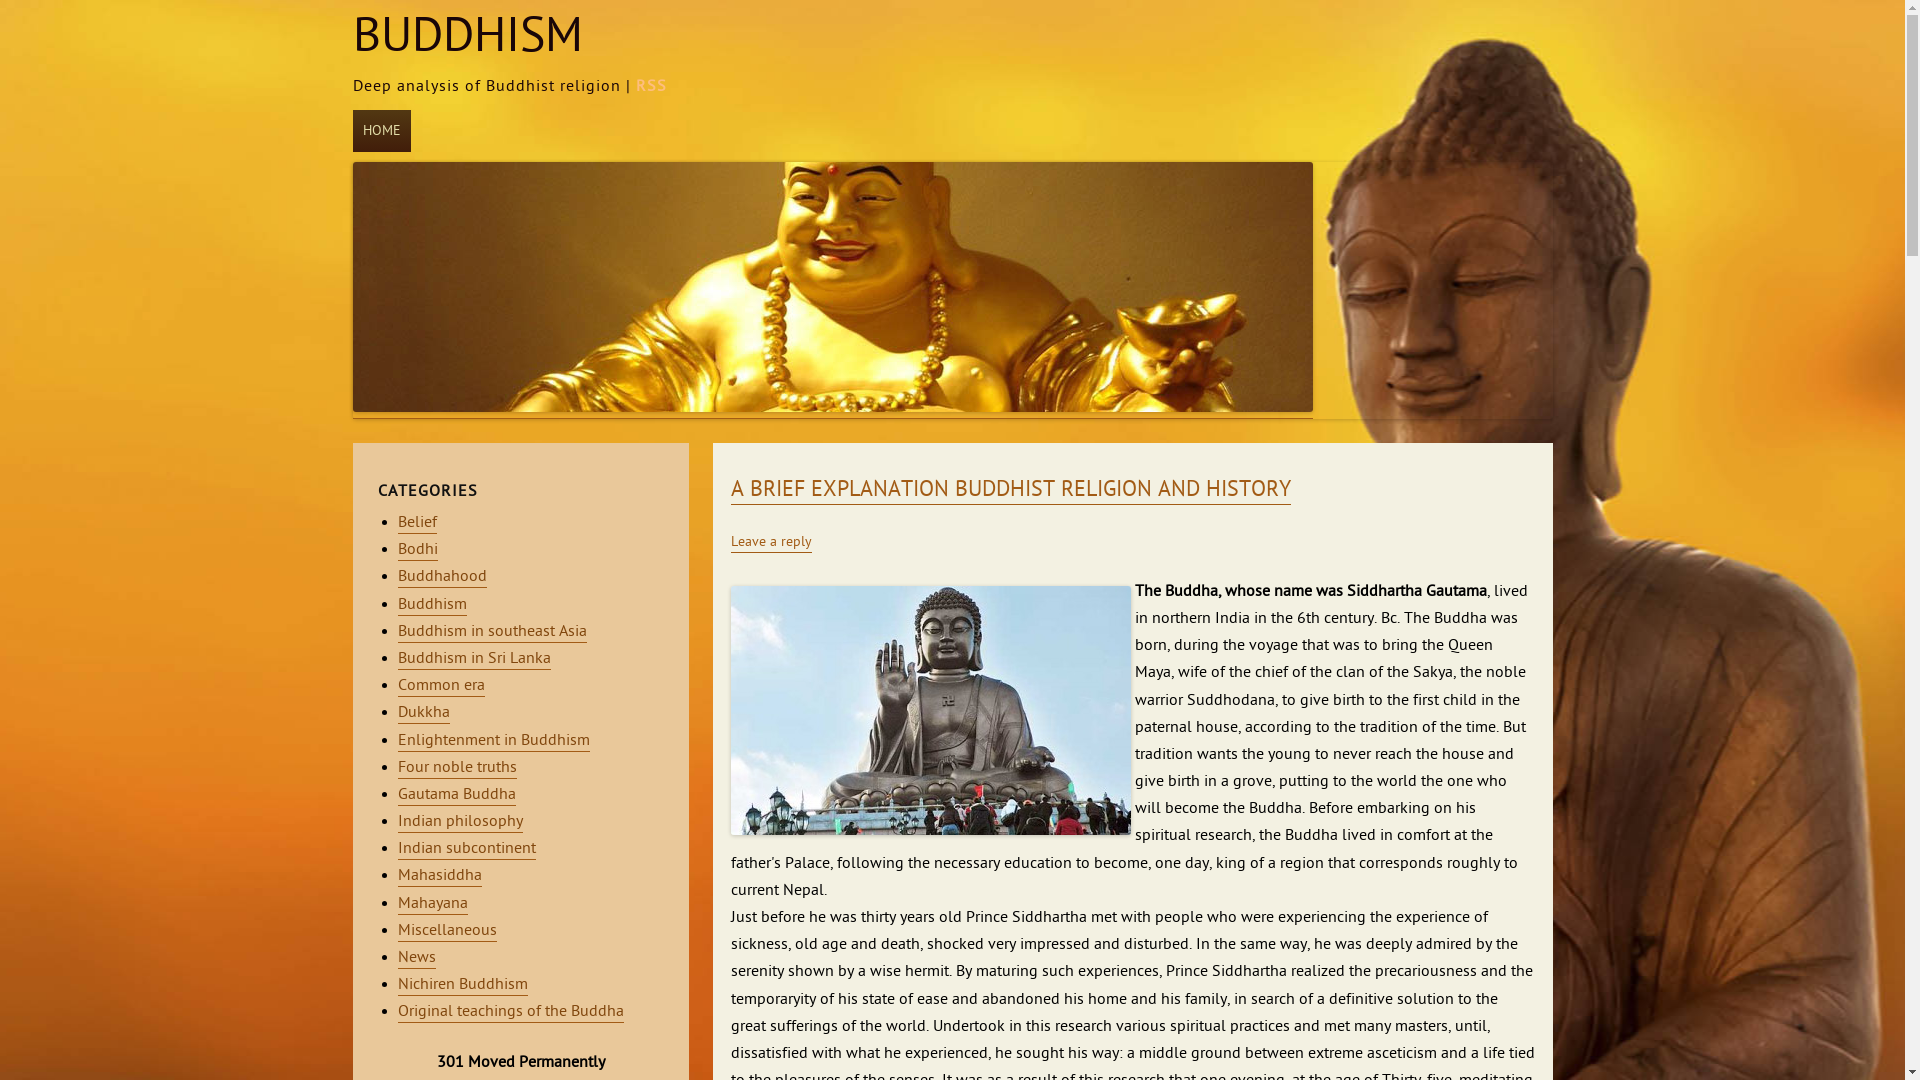  What do you see at coordinates (441, 577) in the screenshot?
I see `'Buddhahood'` at bounding box center [441, 577].